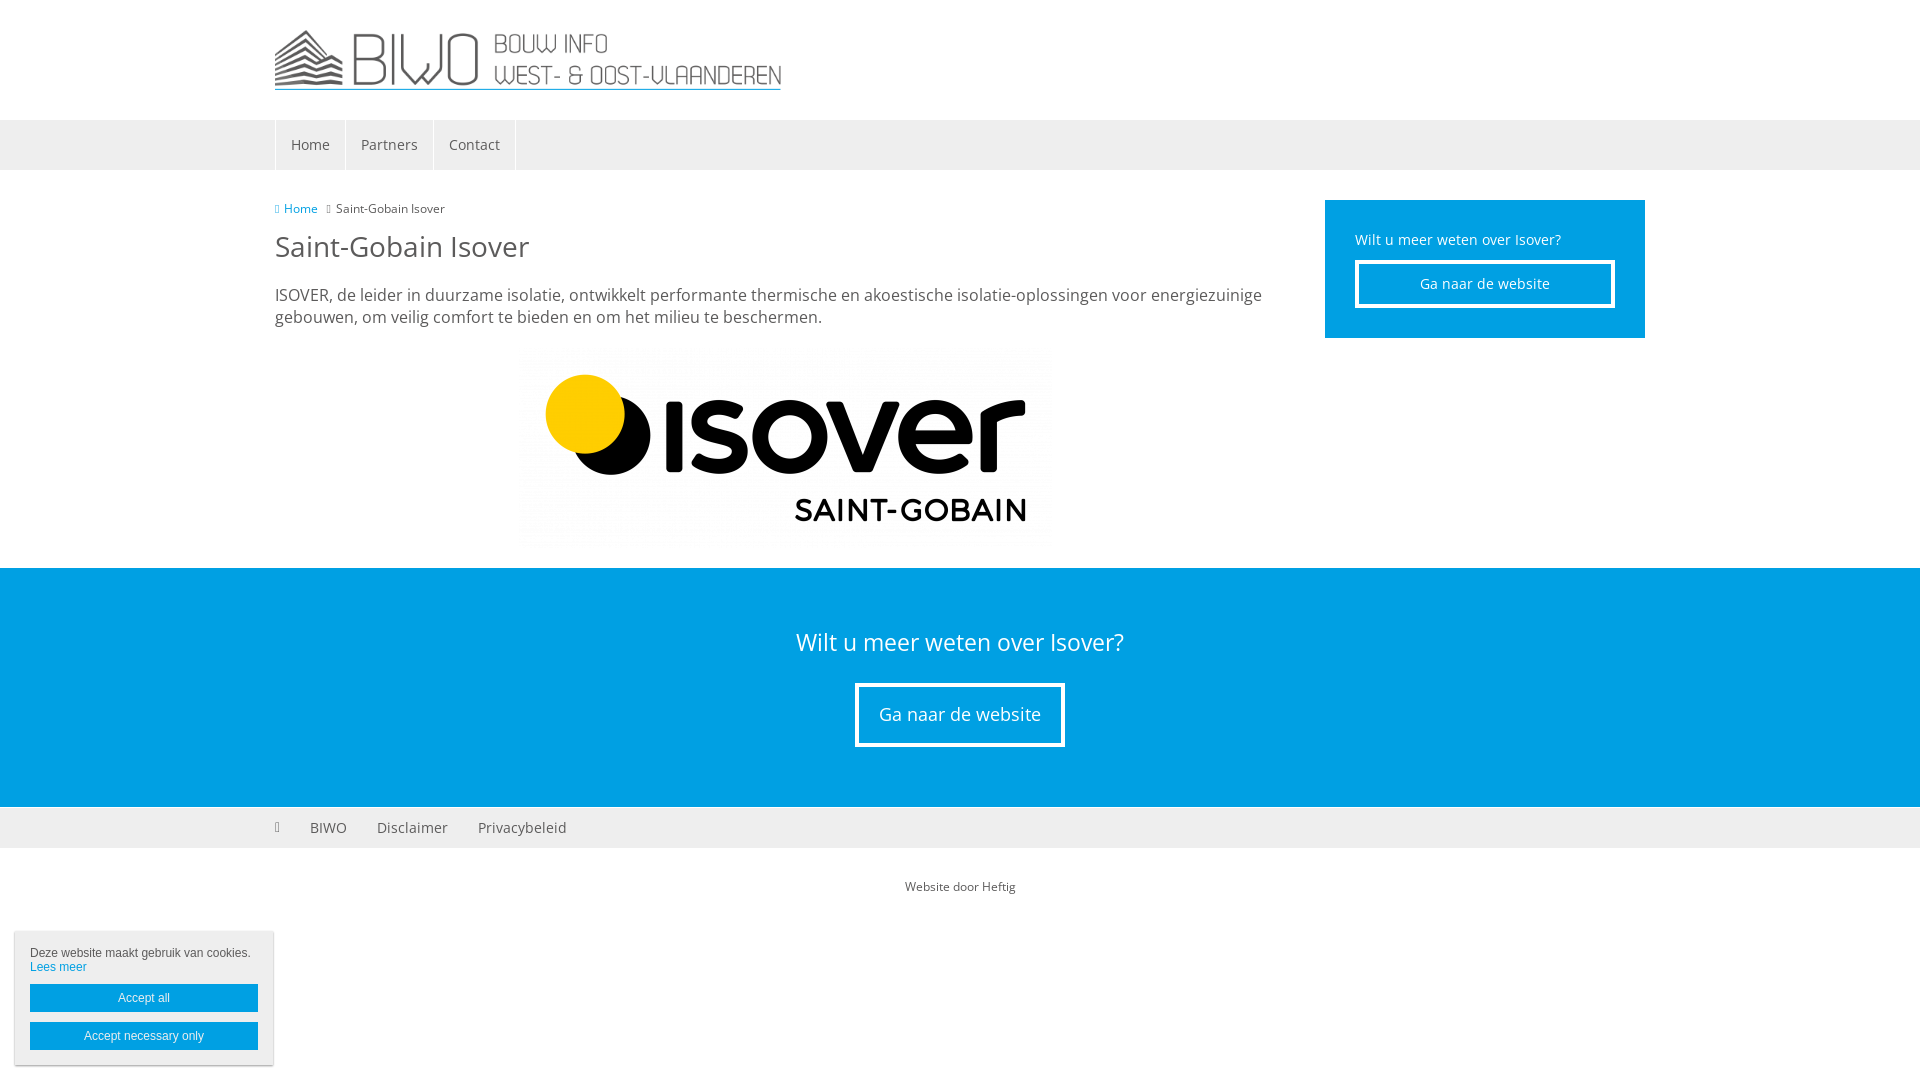  I want to click on 'Contact', so click(432, 144).